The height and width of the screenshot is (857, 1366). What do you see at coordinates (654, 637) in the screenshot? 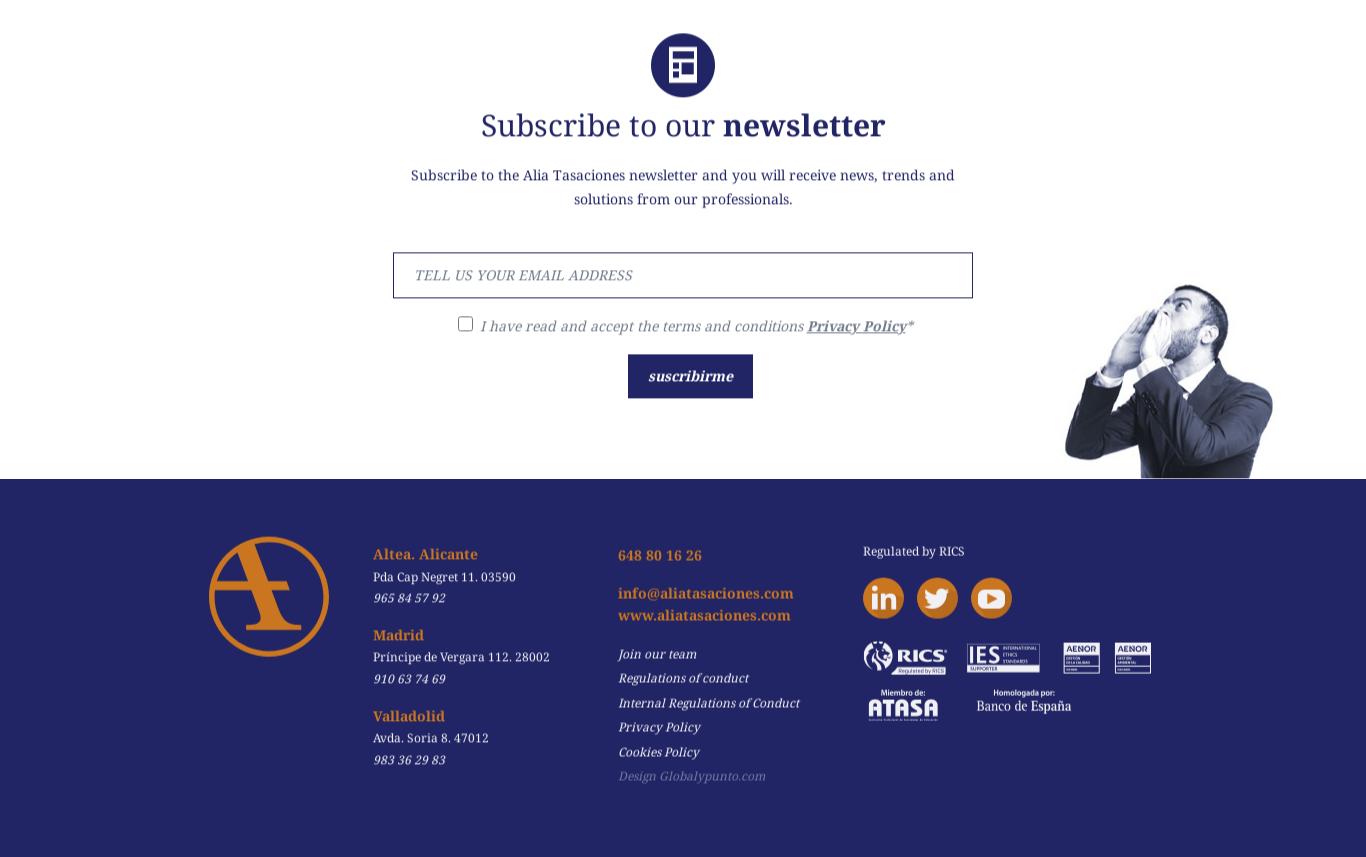
I see `'Join our team'` at bounding box center [654, 637].